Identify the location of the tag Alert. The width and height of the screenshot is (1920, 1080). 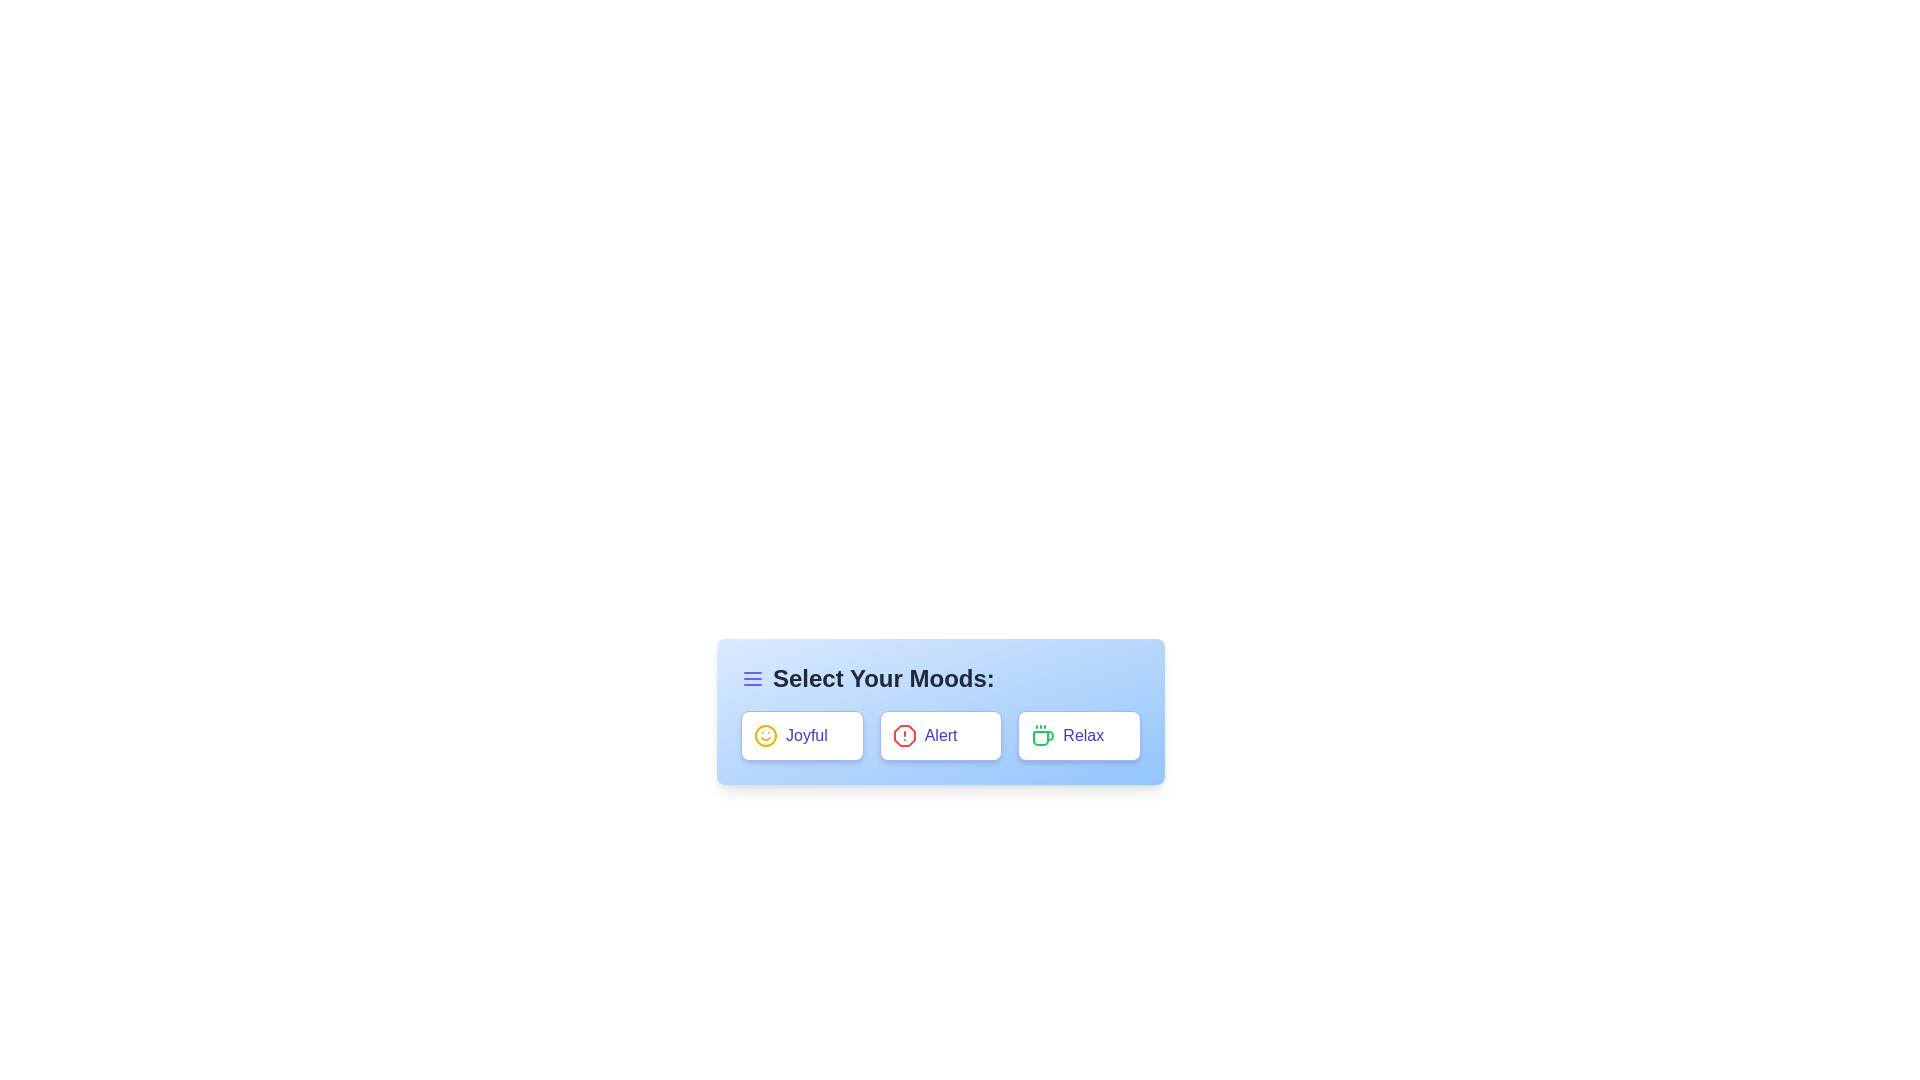
(939, 736).